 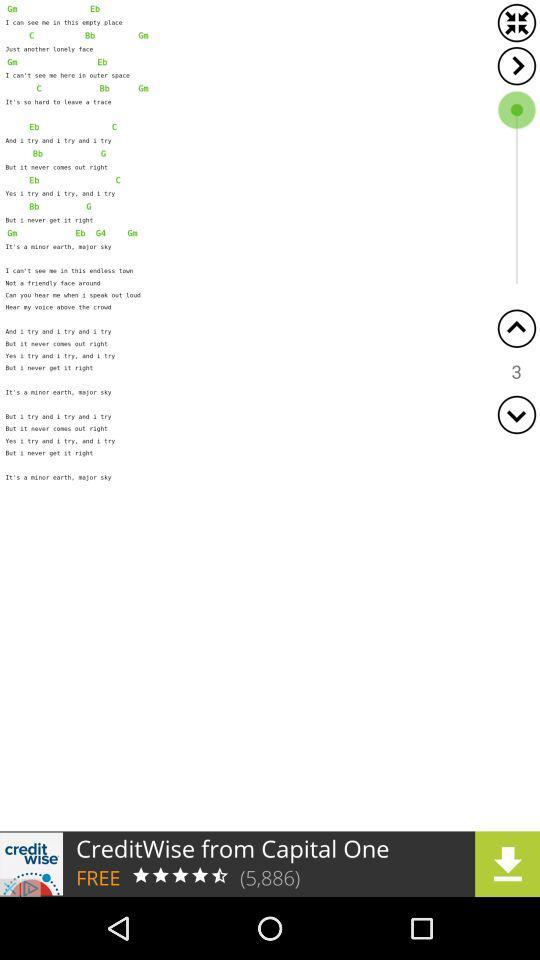 I want to click on scroll up, so click(x=516, y=328).